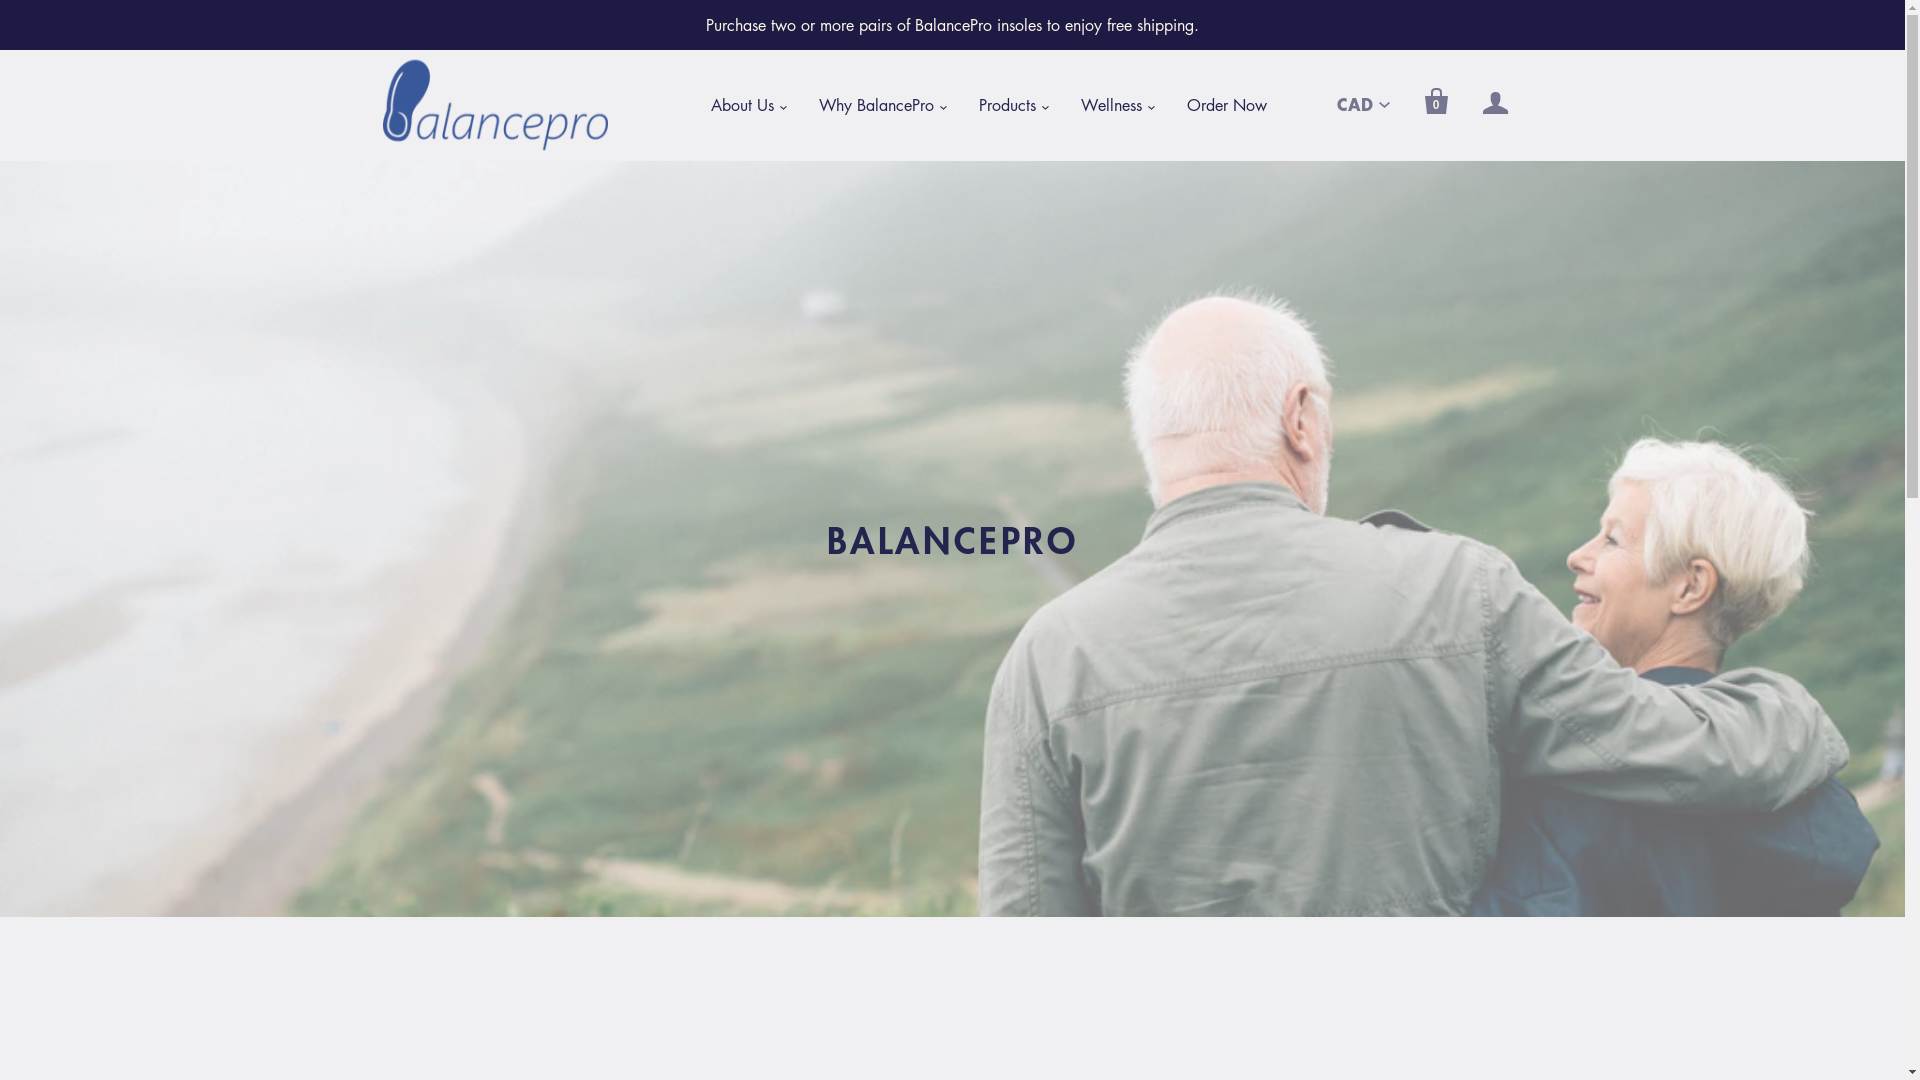 The image size is (1920, 1080). Describe the element at coordinates (1224, 104) in the screenshot. I see `'Order Now'` at that location.